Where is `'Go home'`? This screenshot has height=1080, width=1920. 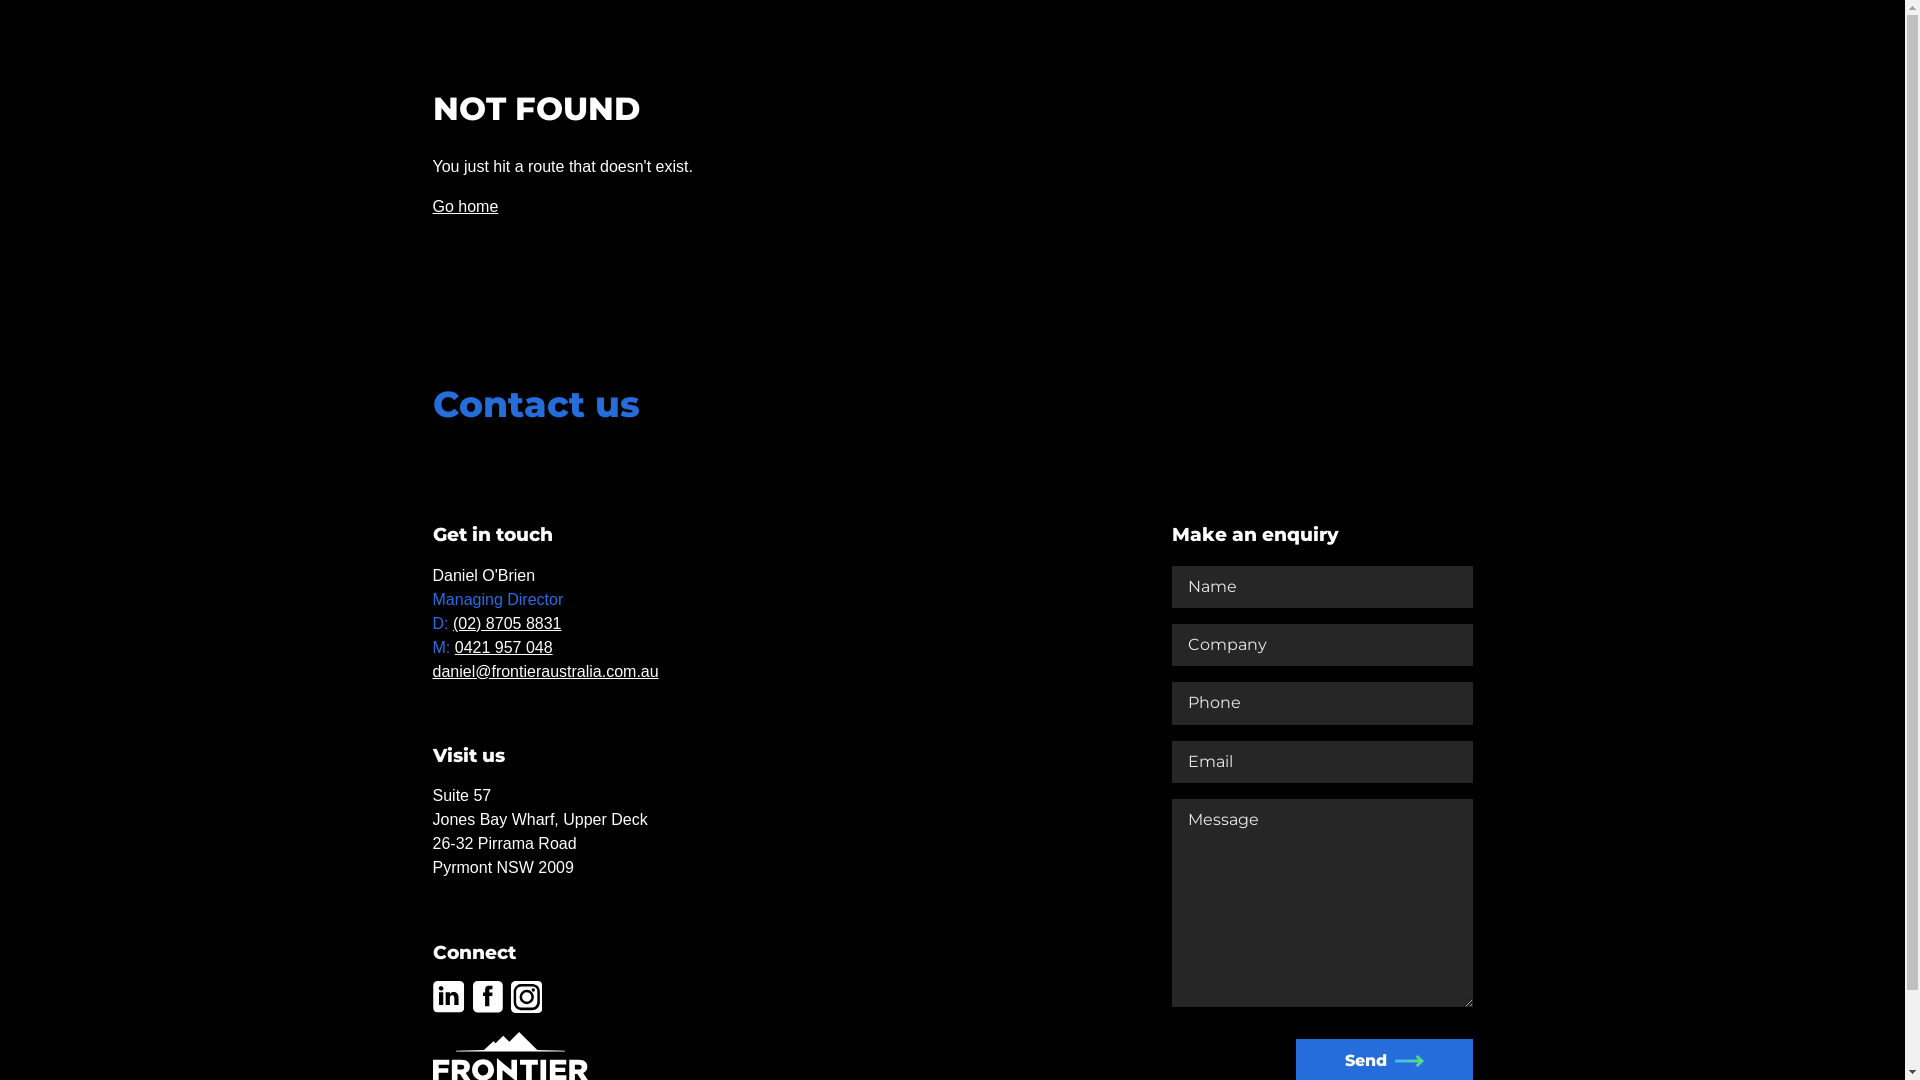
'Go home' is located at coordinates (464, 206).